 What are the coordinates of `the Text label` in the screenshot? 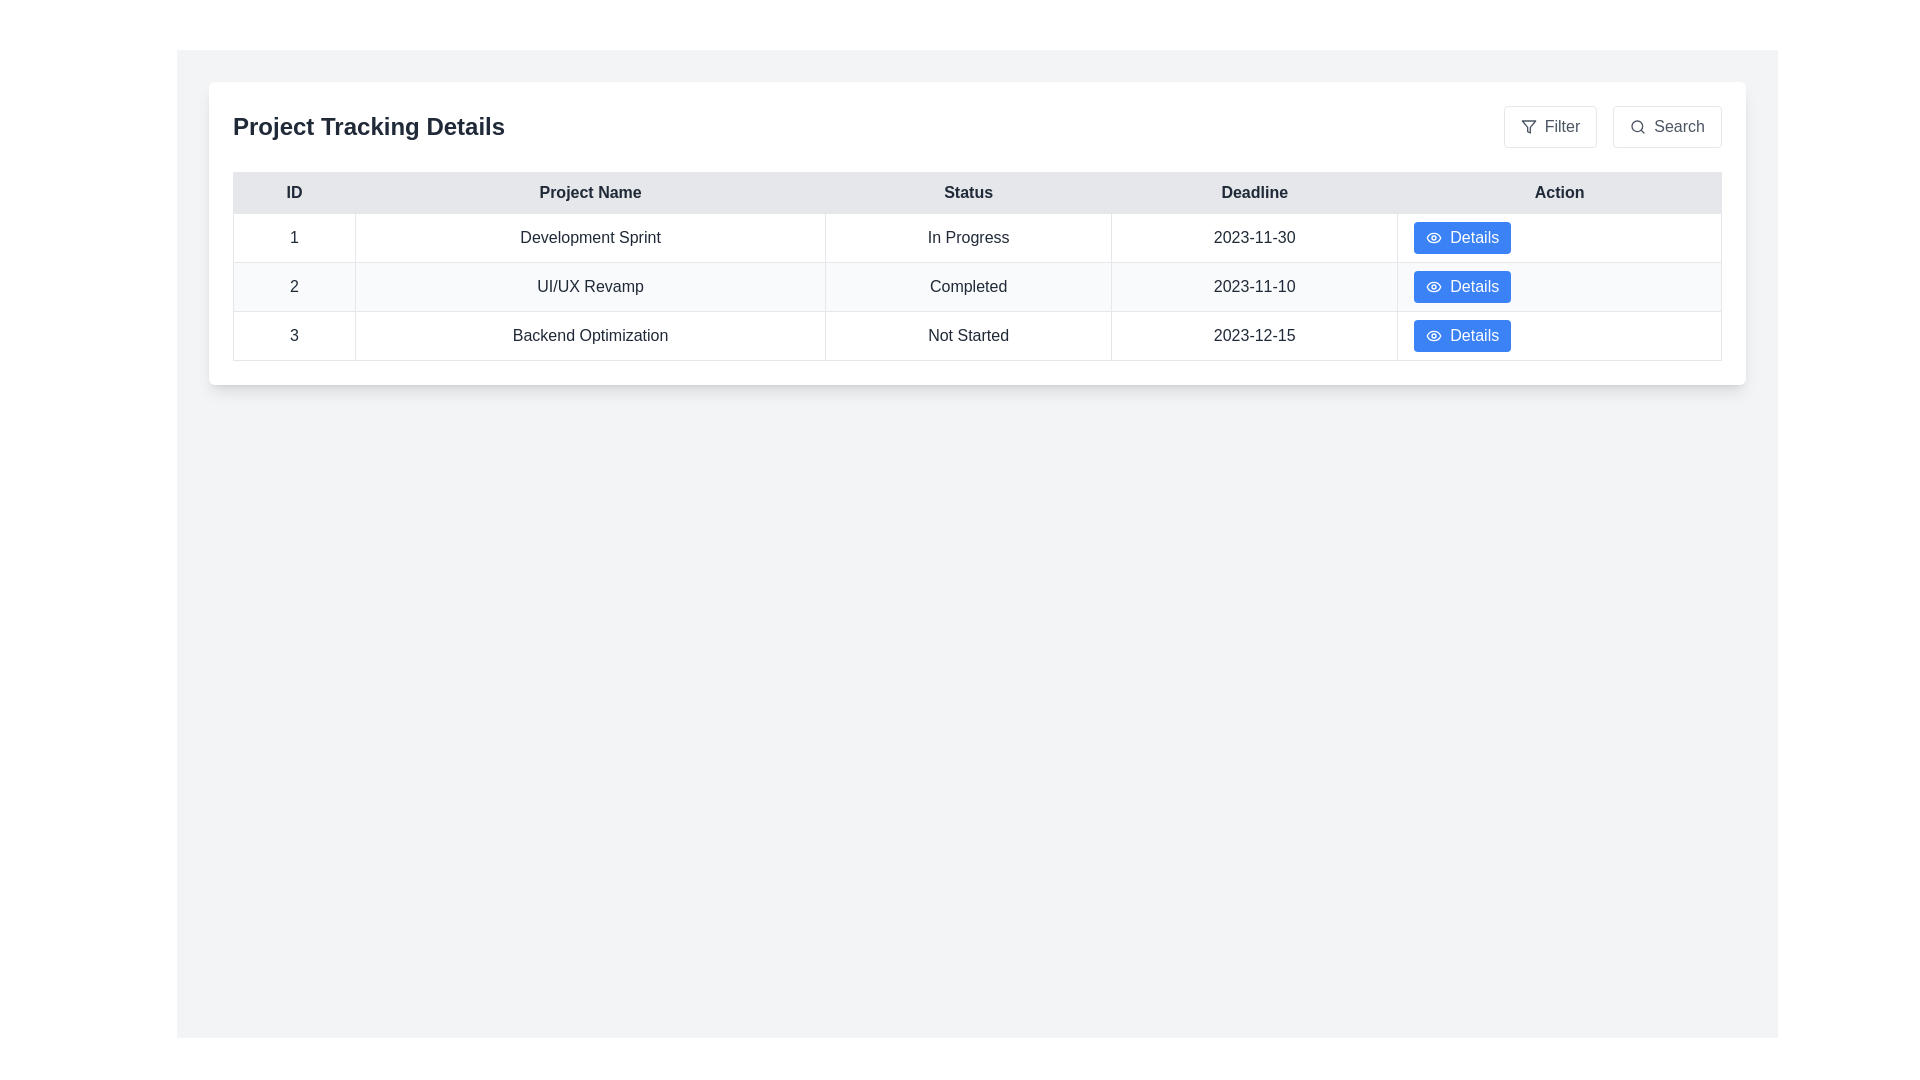 It's located at (293, 334).